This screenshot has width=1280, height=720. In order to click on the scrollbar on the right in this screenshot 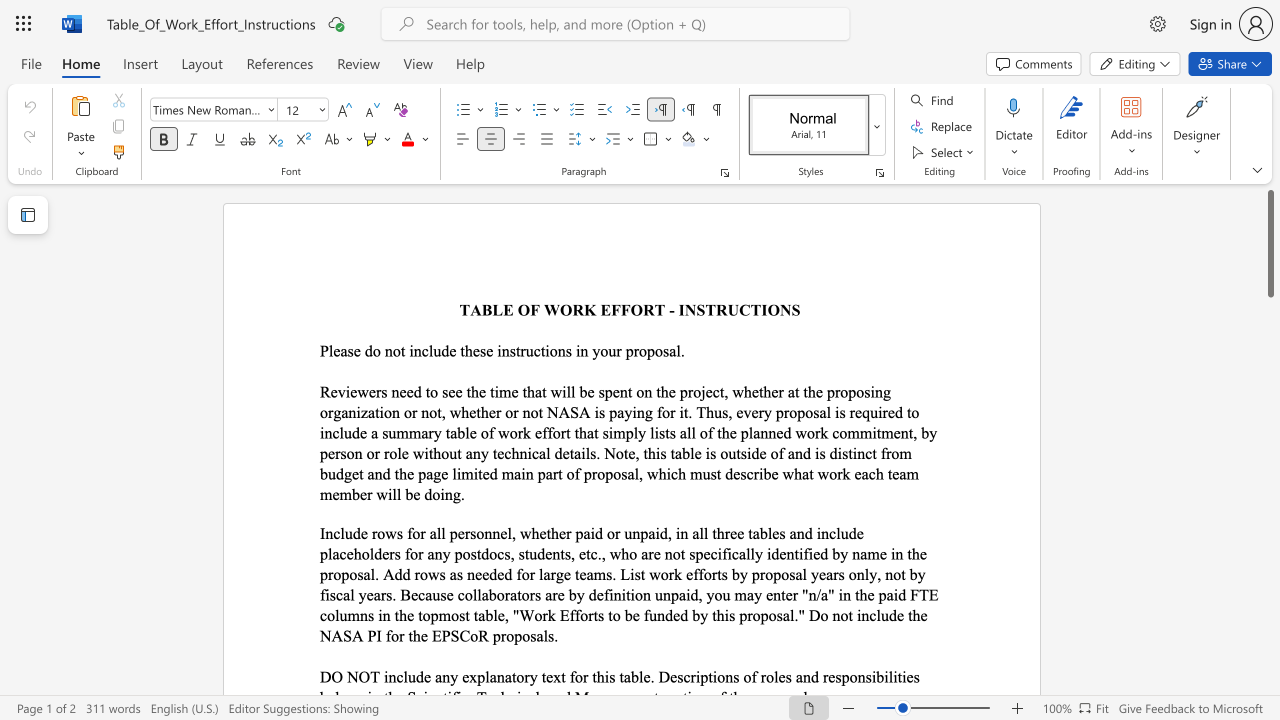, I will do `click(1269, 588)`.